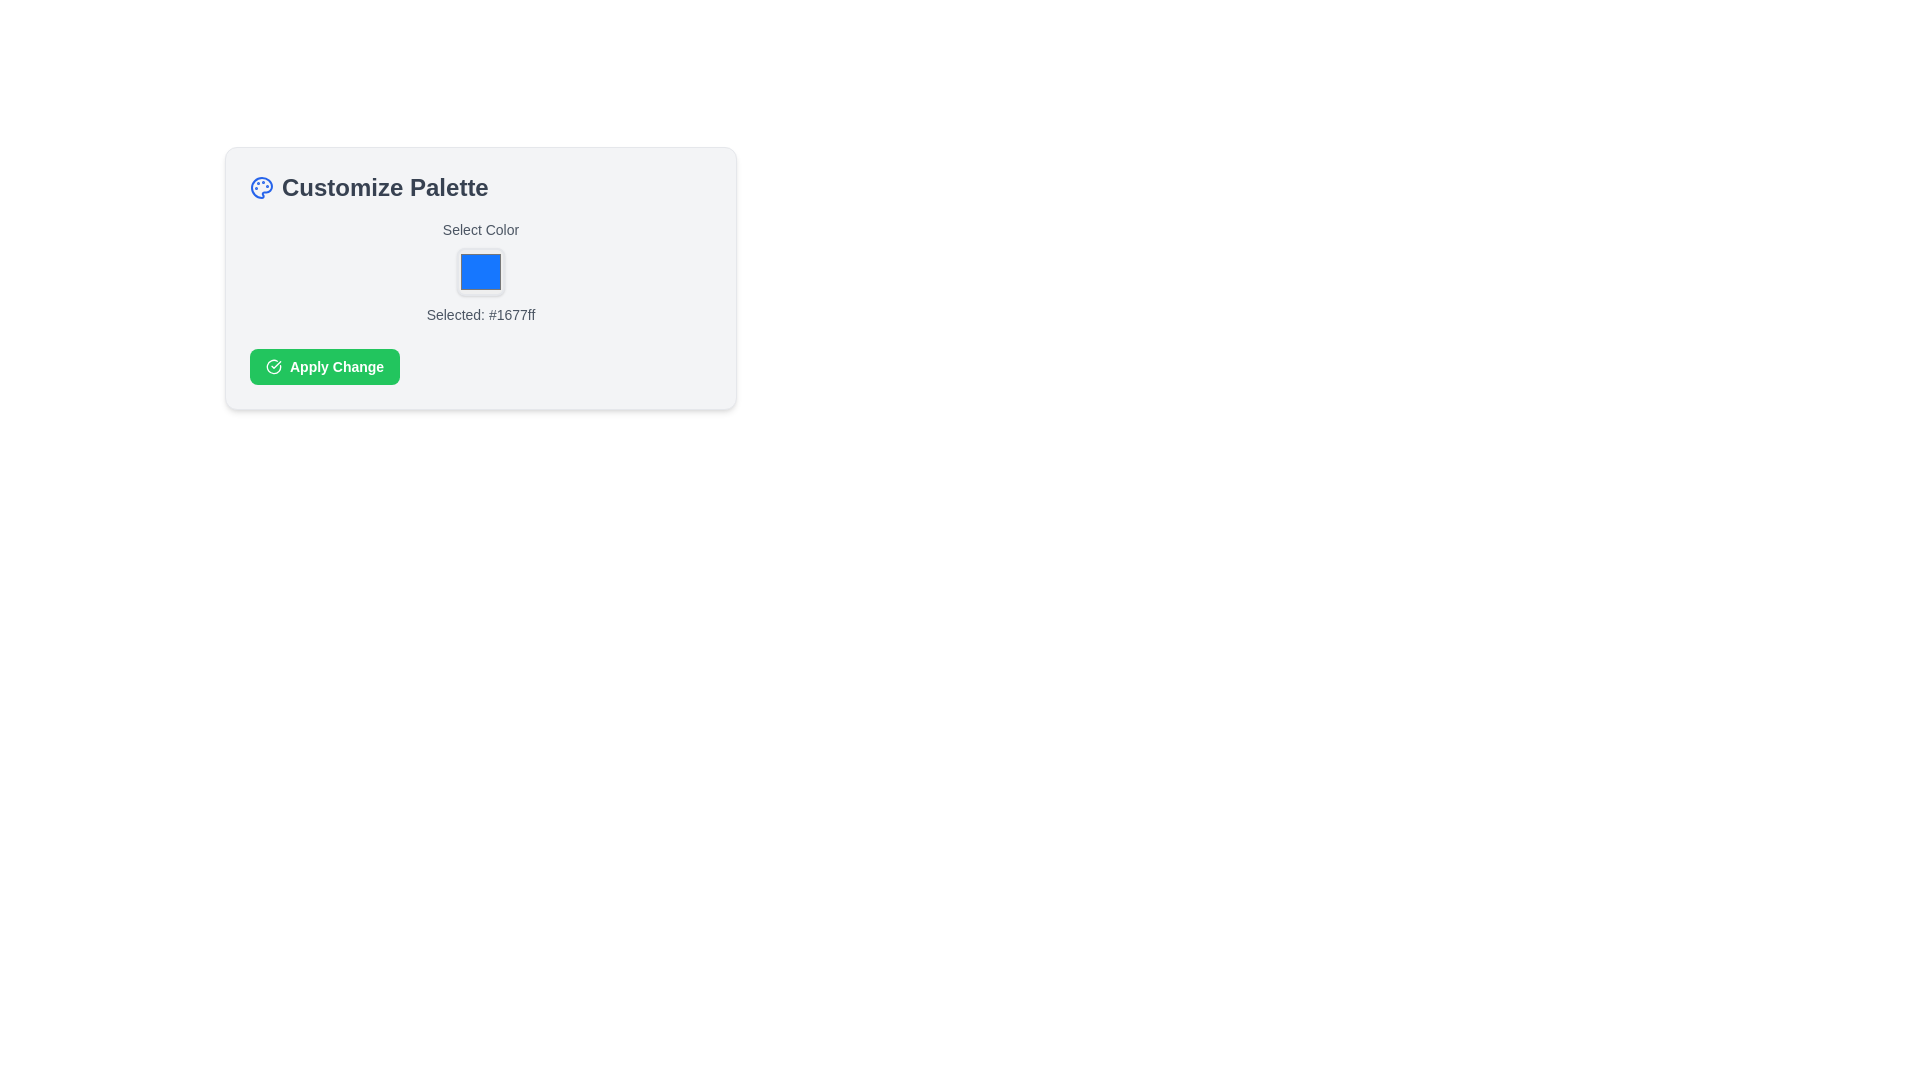 The image size is (1920, 1080). What do you see at coordinates (480, 272) in the screenshot?
I see `the blue square in the color selection interface labeled 'Select Color'` at bounding box center [480, 272].